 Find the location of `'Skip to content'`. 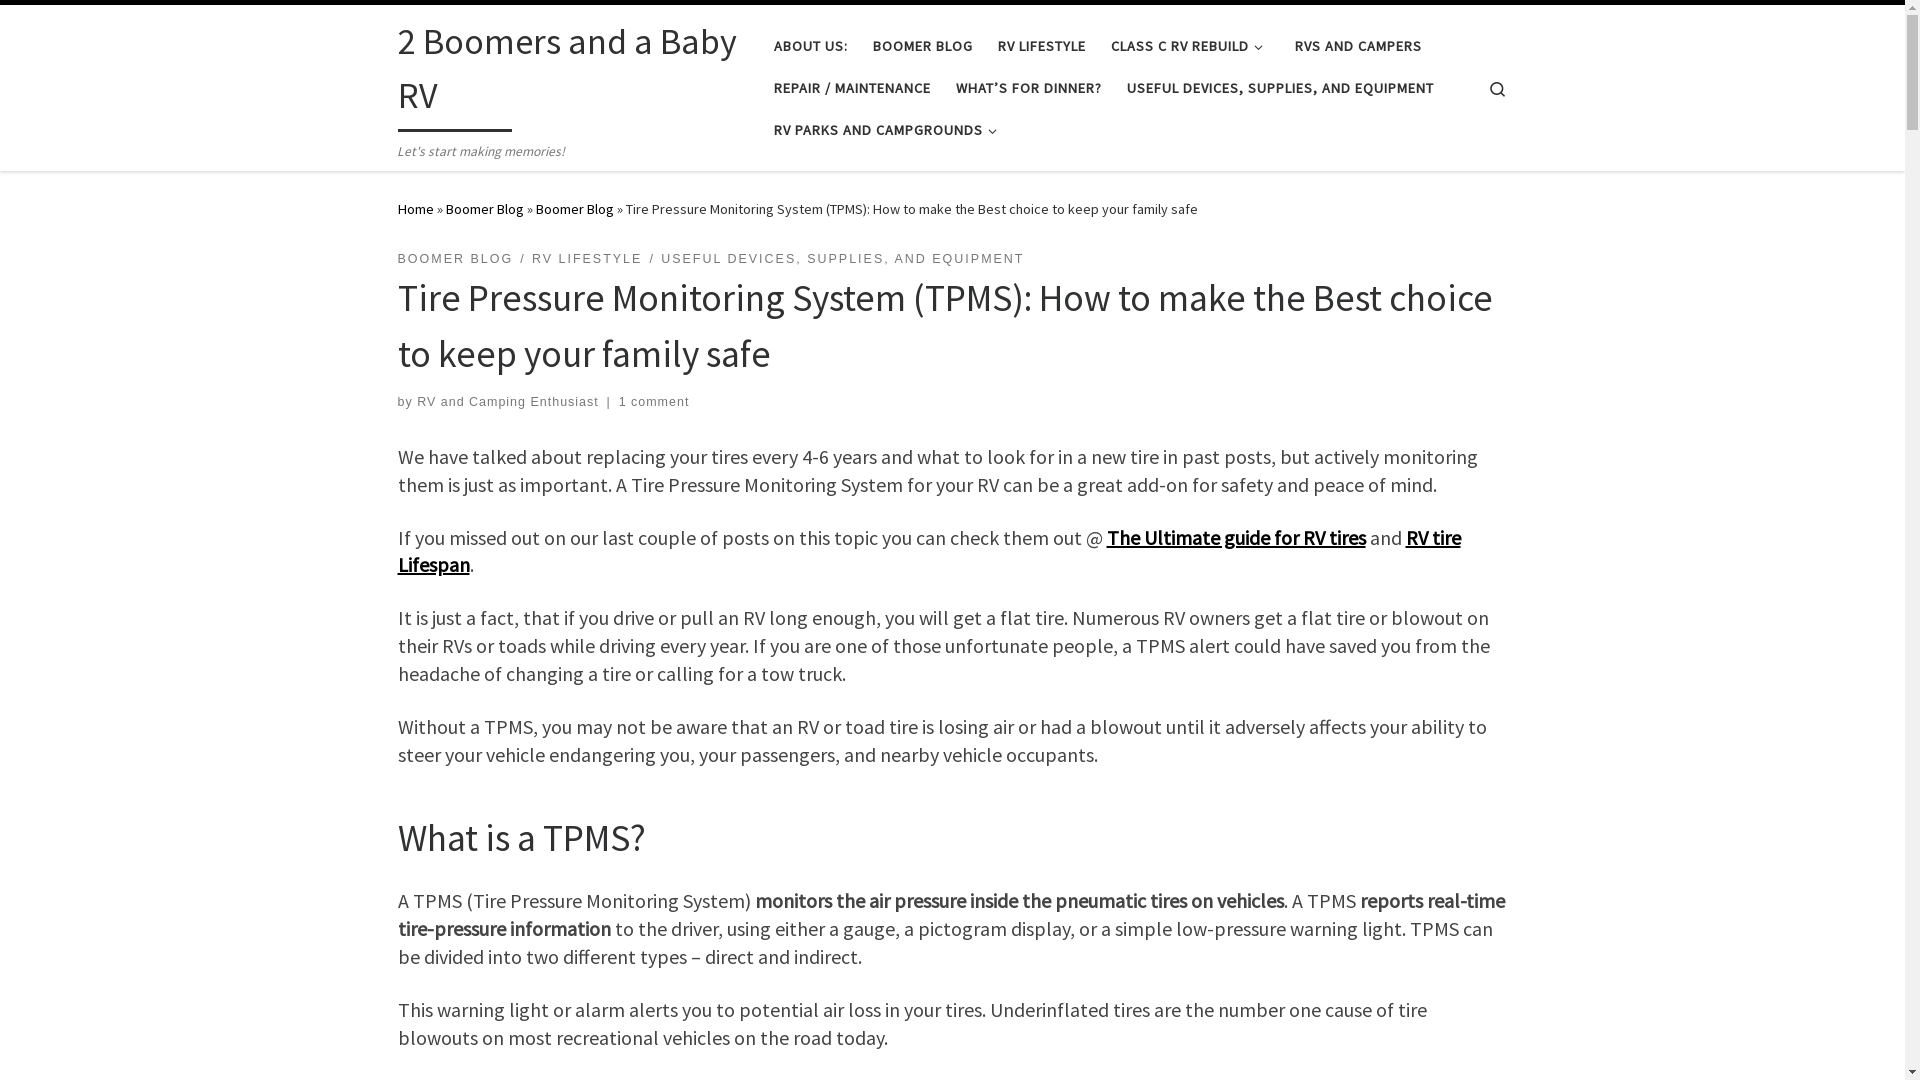

'Skip to content' is located at coordinates (75, 27).